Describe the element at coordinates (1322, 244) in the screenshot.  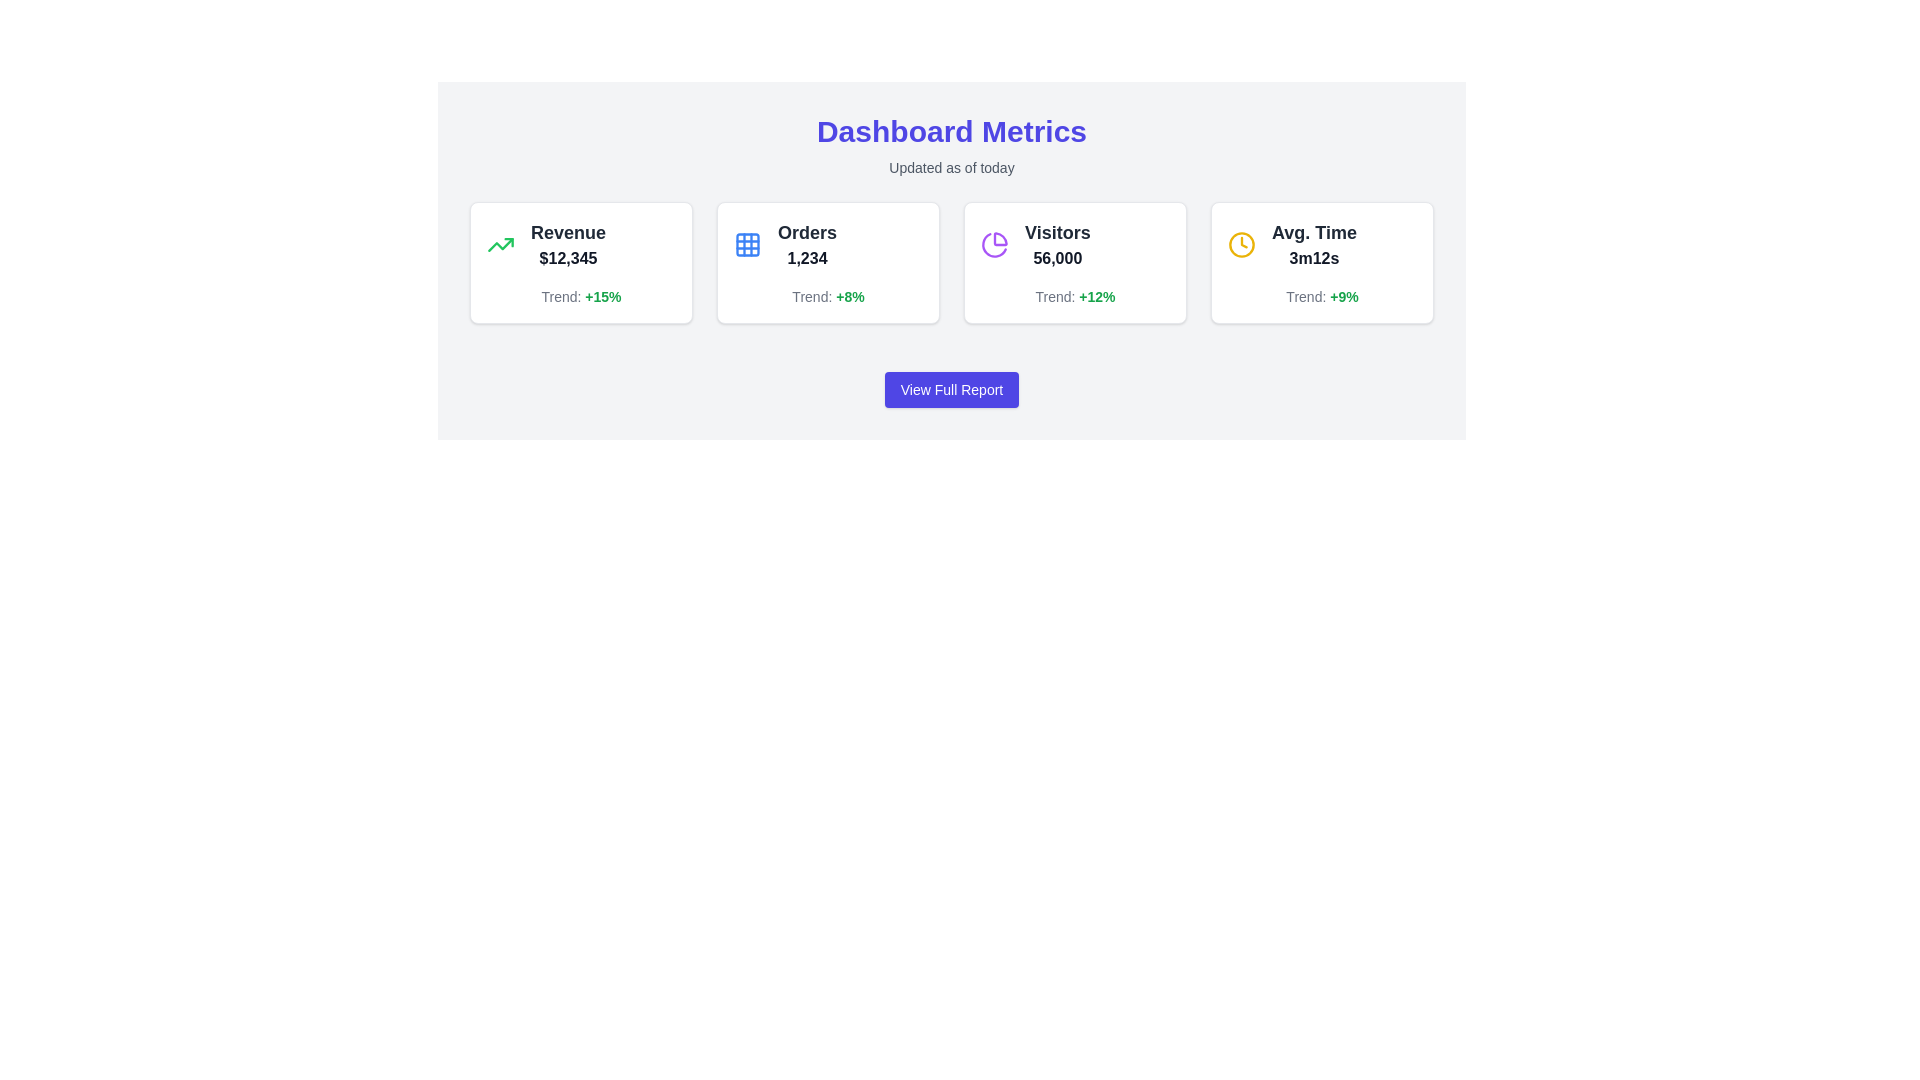
I see `the yellow clock-shaped icon with 'Avg. Time' and '3m12s' text located on the rightmost side of the dashboard under 'Dashboard Metrics'` at that location.